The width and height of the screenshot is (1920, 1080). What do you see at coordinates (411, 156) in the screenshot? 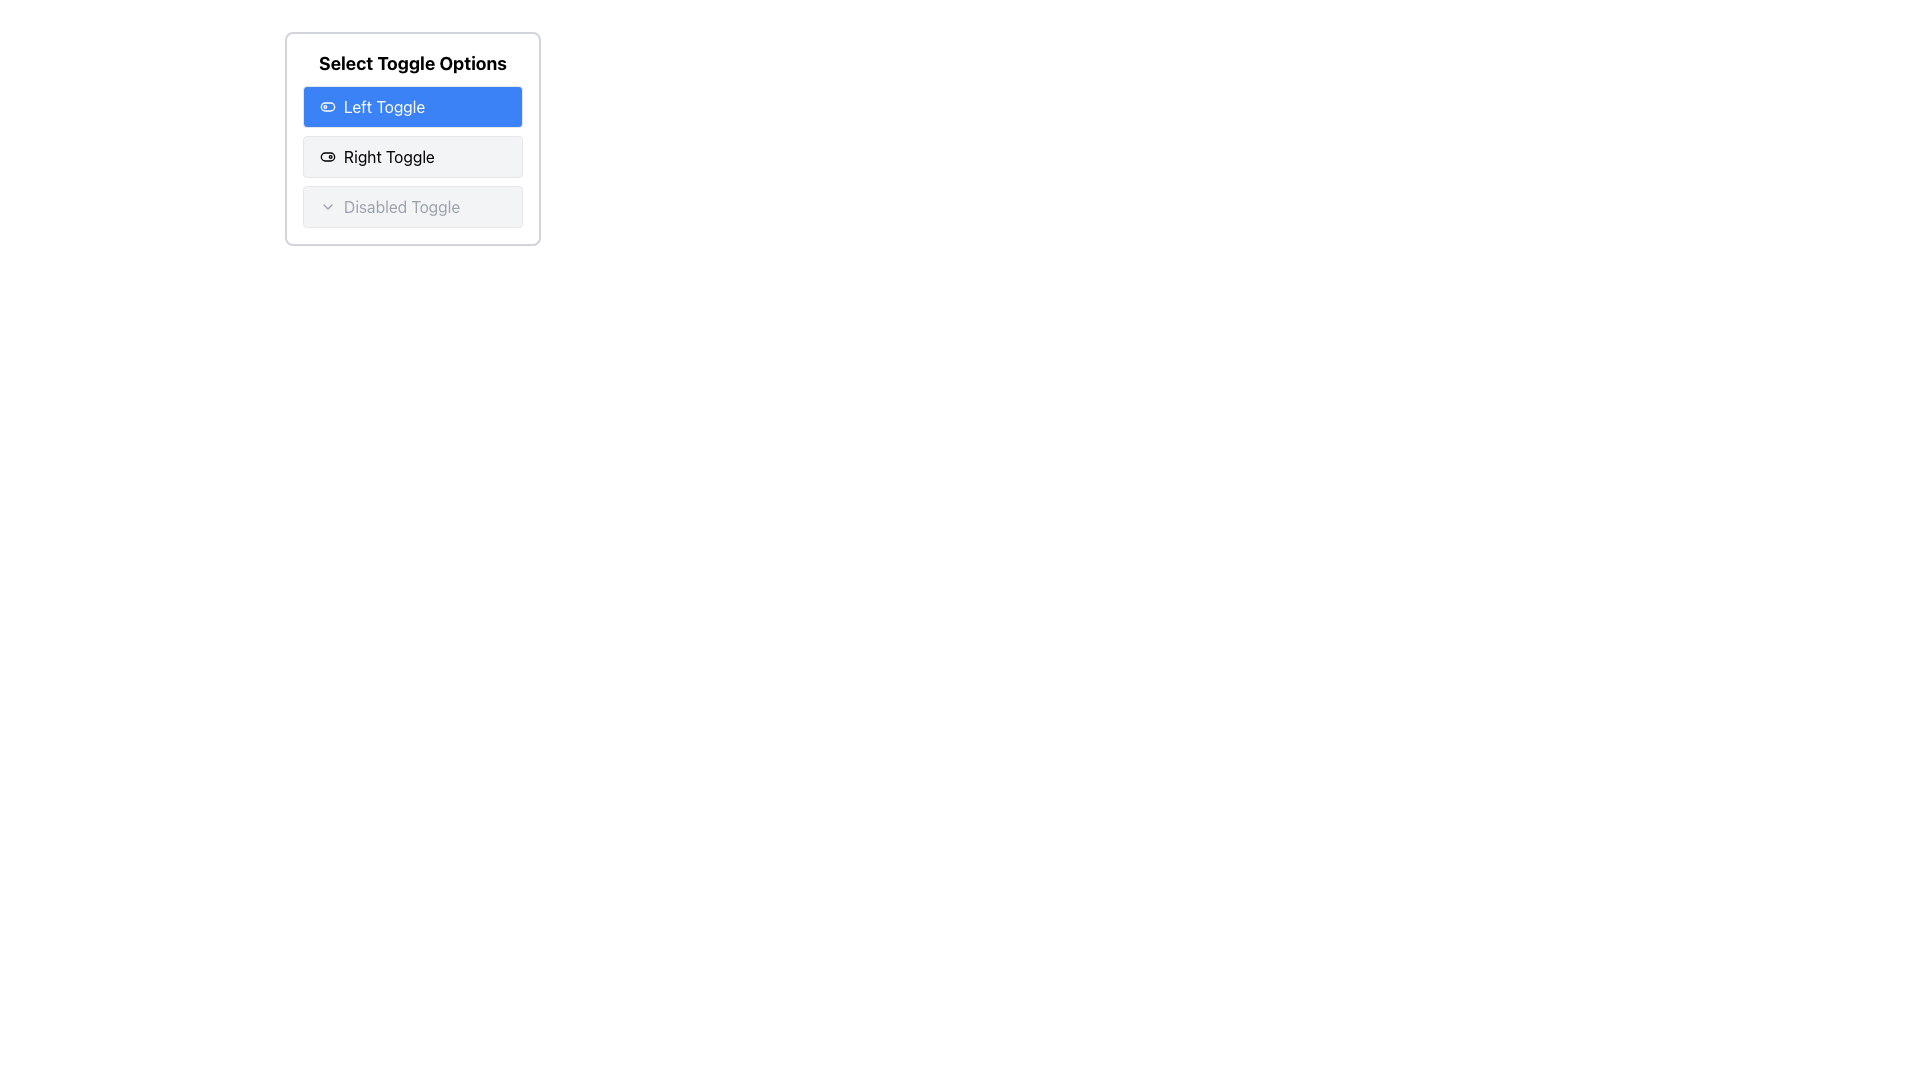
I see `the 'Right Toggle' button in the toggle group` at bounding box center [411, 156].